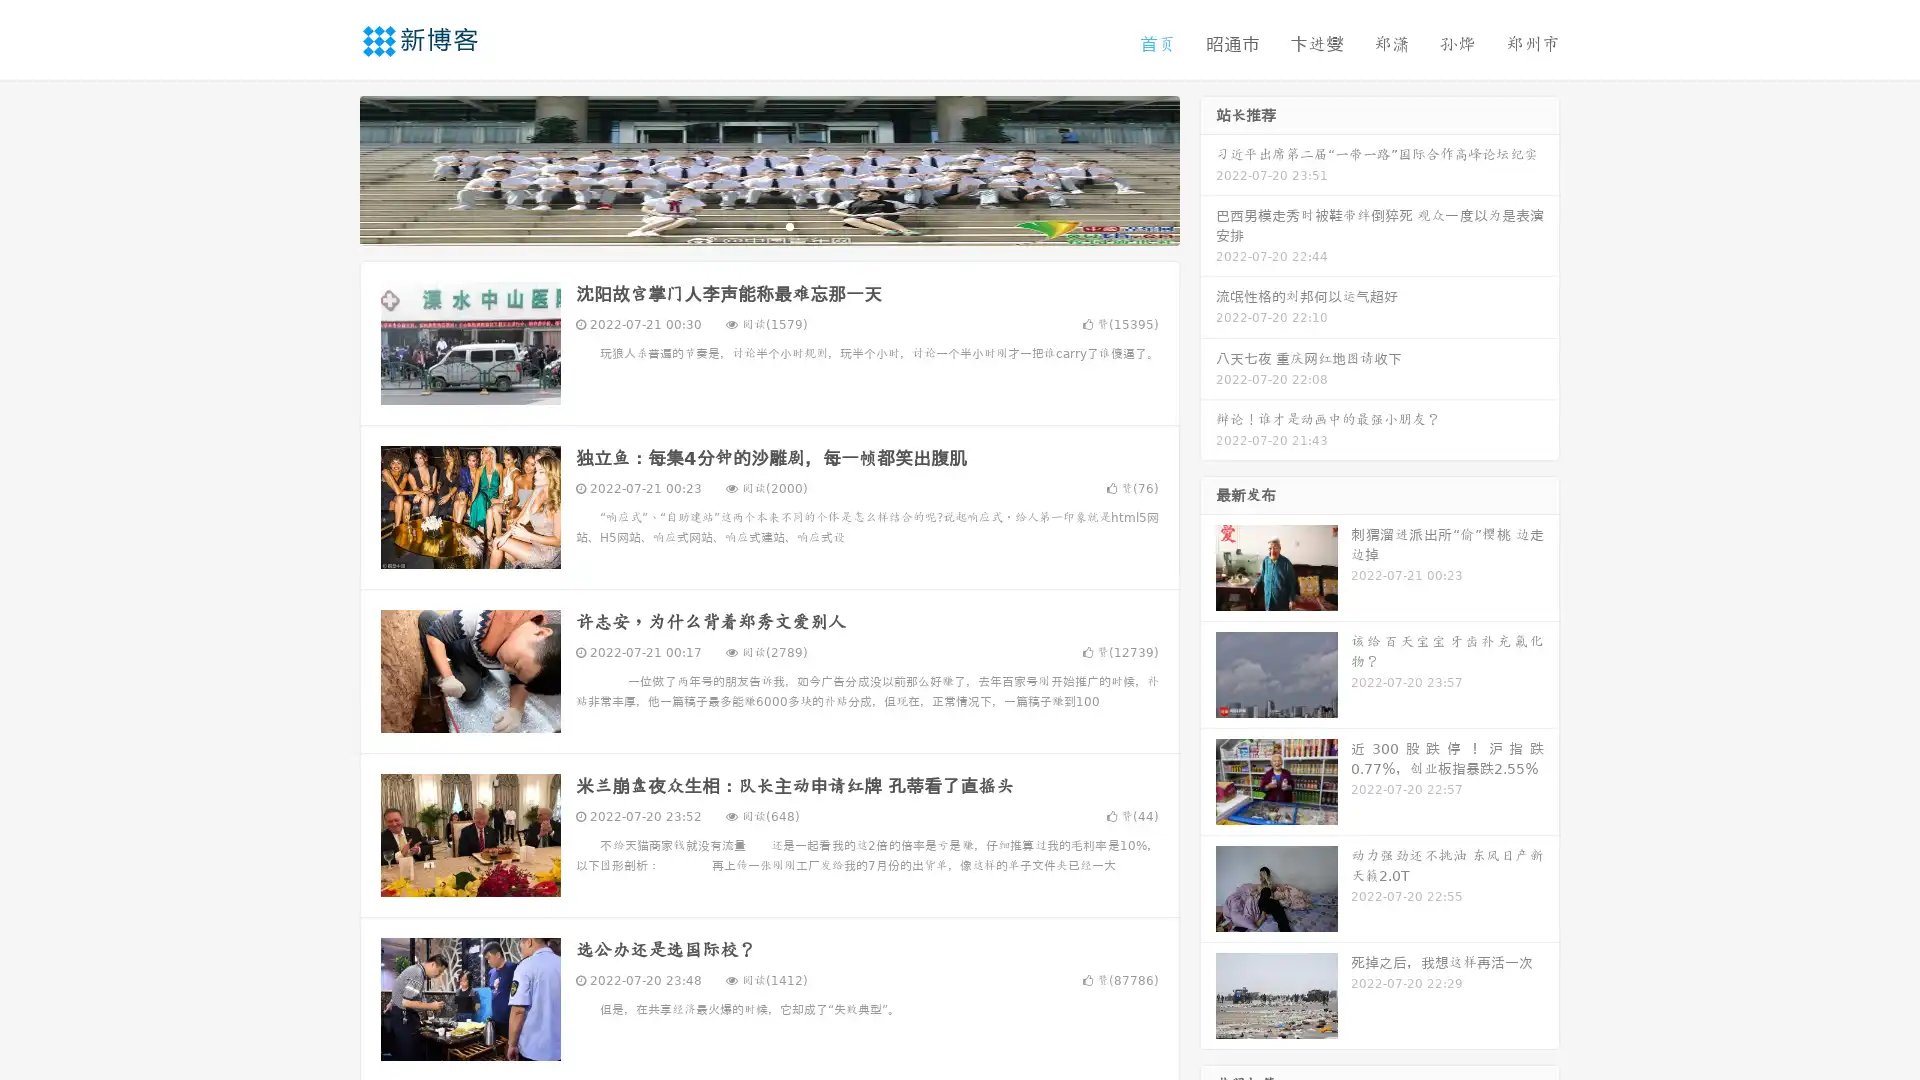 The image size is (1920, 1080). I want to click on Go to slide 1, so click(748, 225).